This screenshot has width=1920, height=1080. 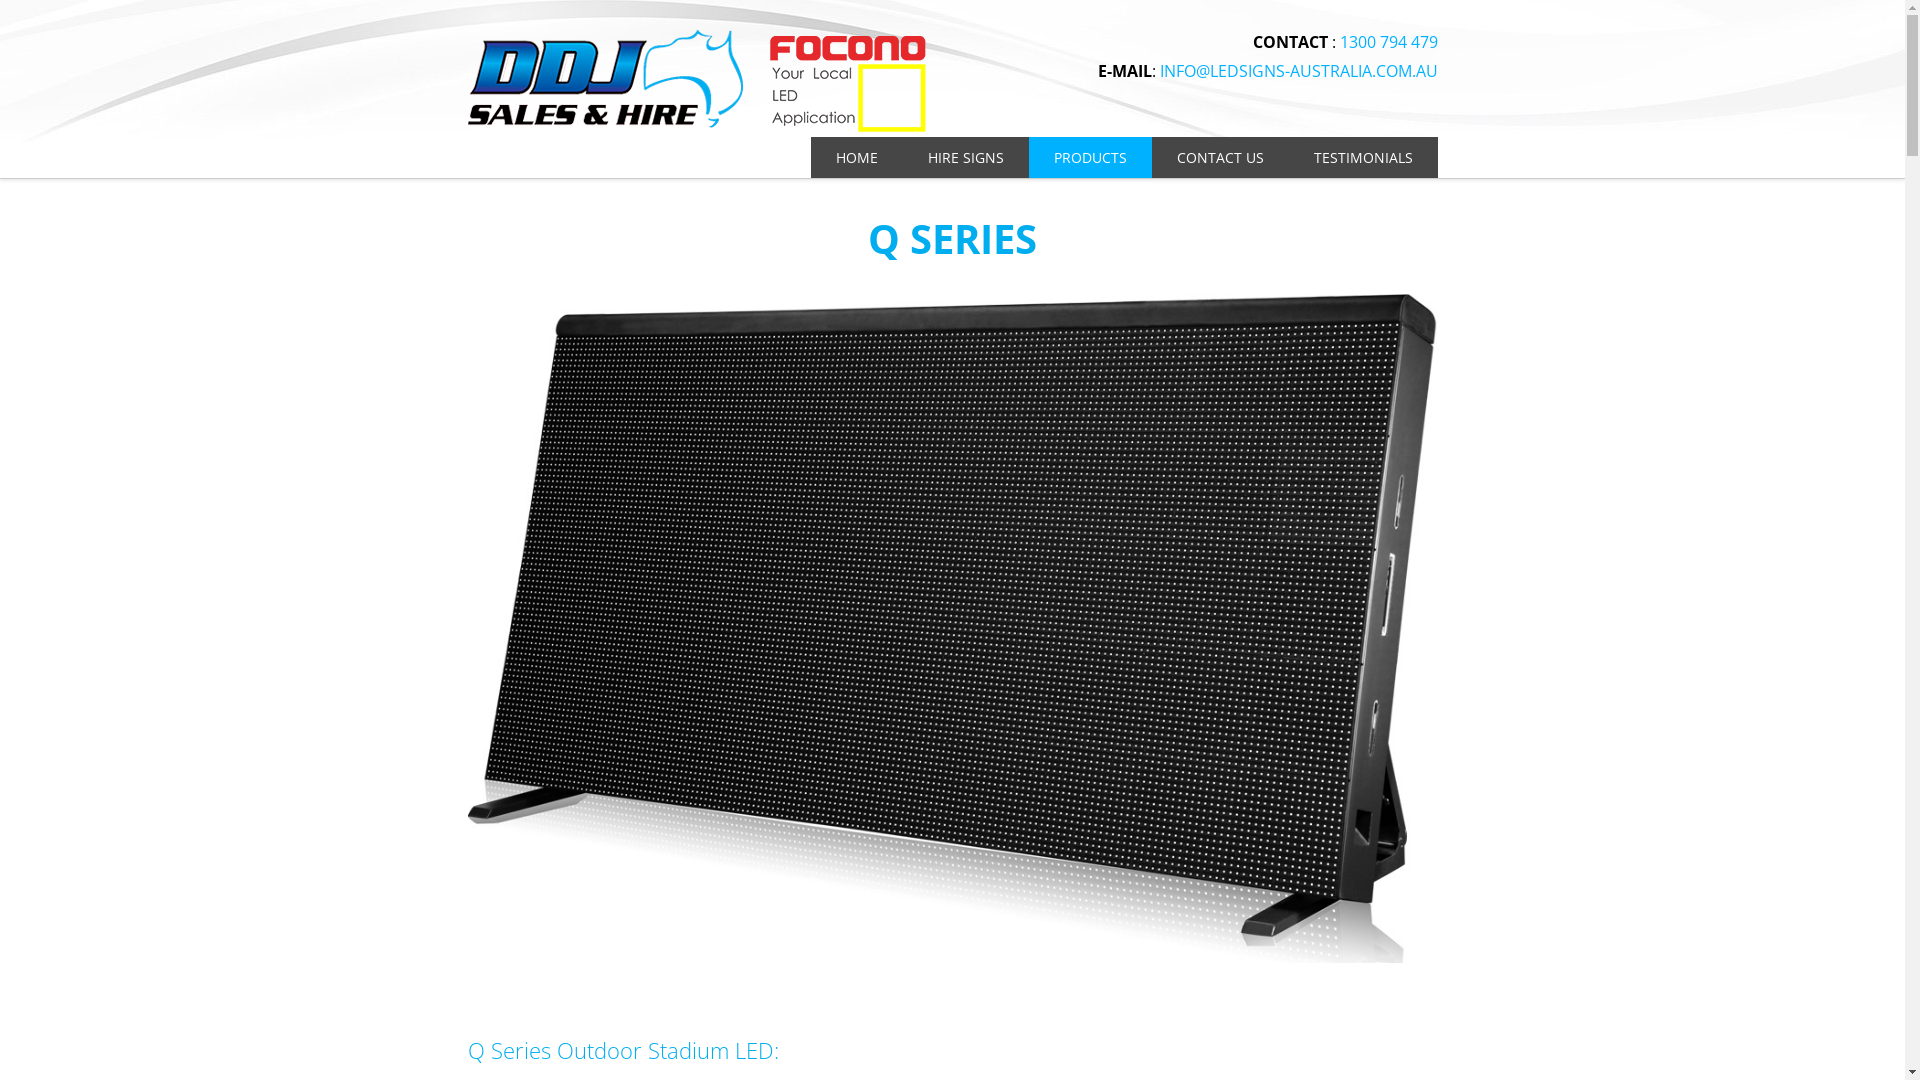 I want to click on '1300 794 479', so click(x=1387, y=42).